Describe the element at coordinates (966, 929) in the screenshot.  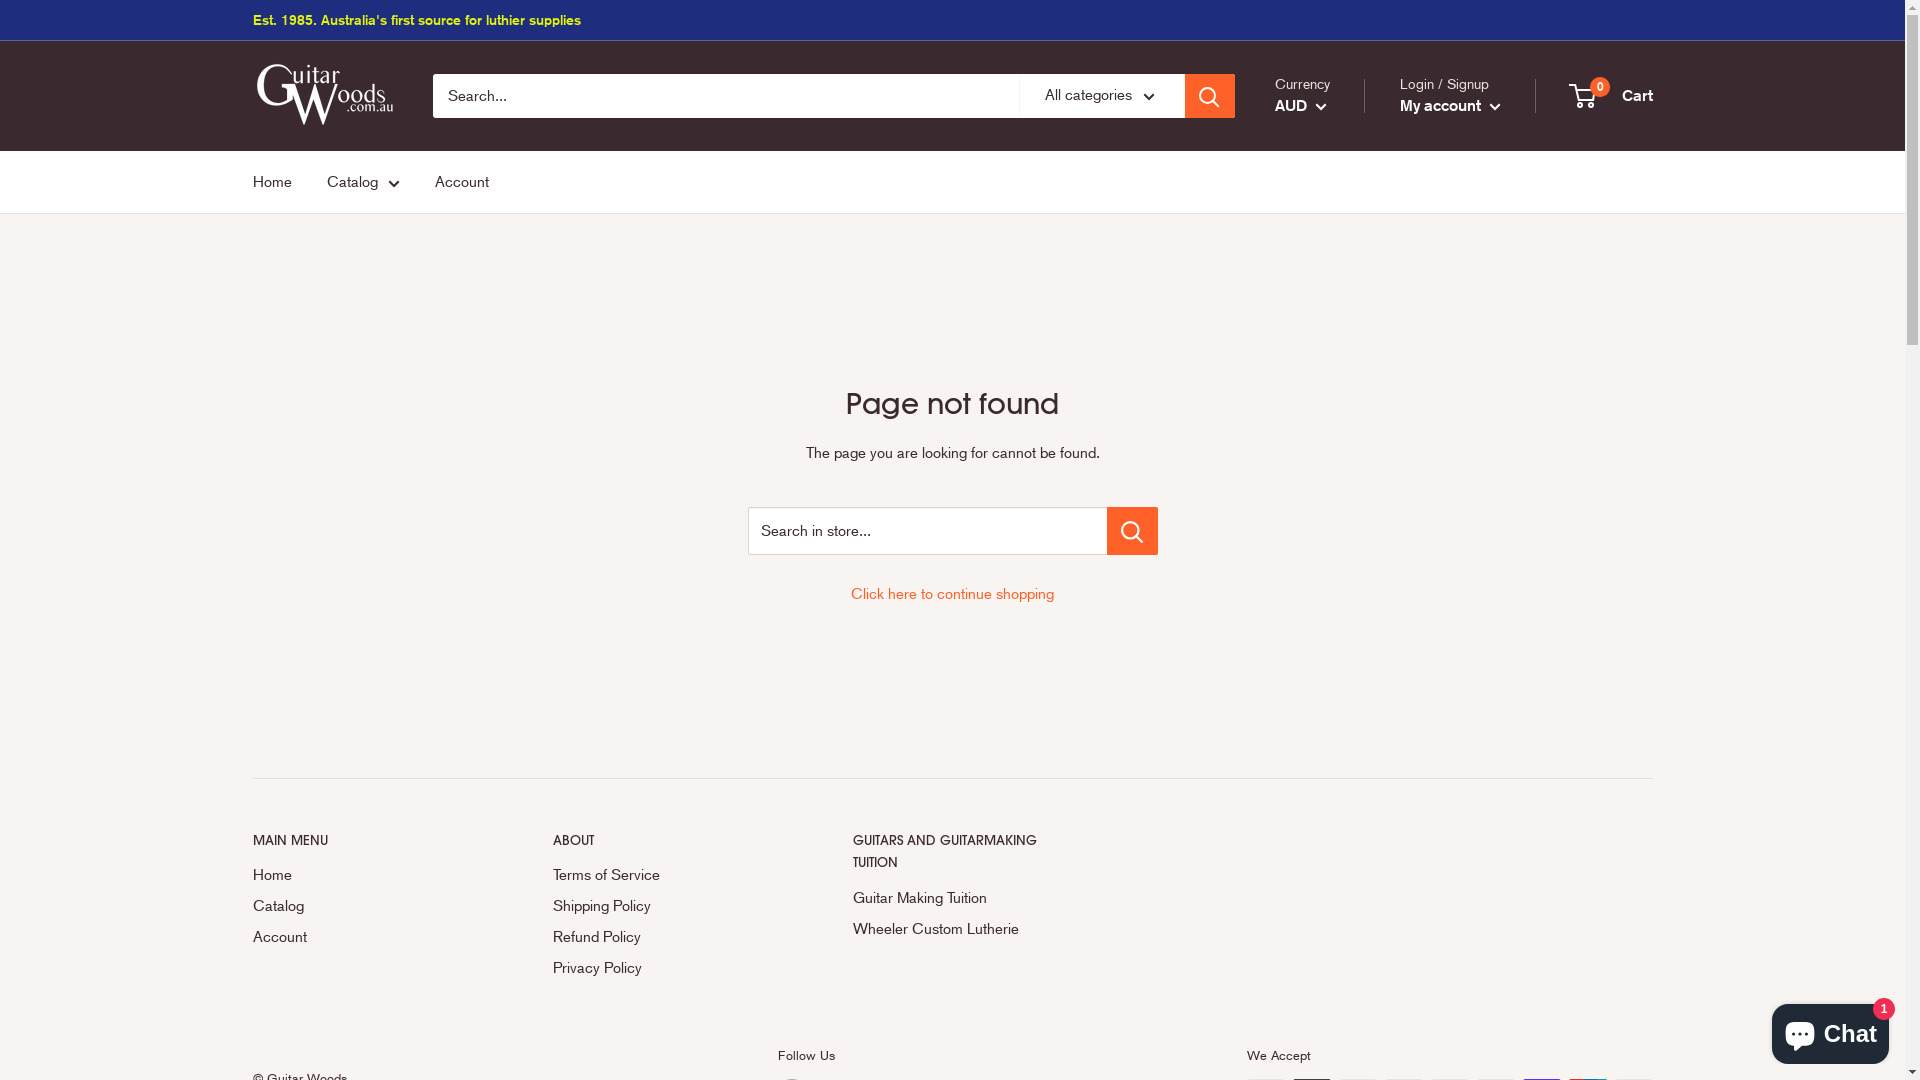
I see `'Wheeler Custom Lutherie'` at that location.